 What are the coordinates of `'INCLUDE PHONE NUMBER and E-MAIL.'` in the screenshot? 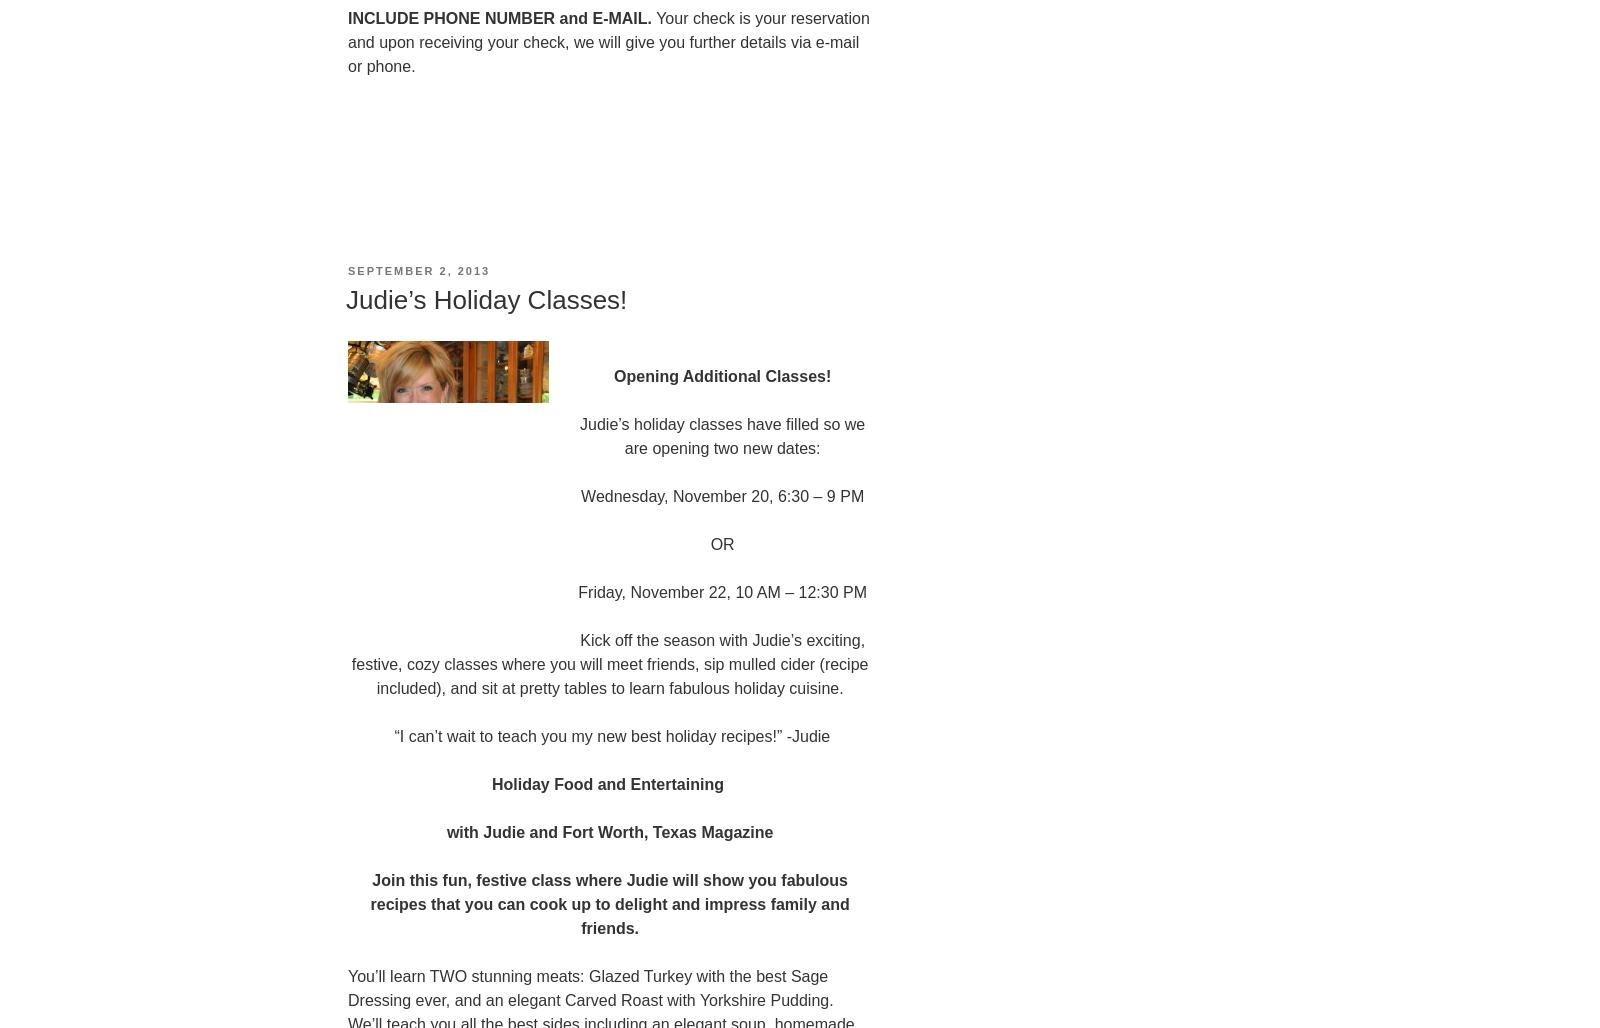 It's located at (499, 17).